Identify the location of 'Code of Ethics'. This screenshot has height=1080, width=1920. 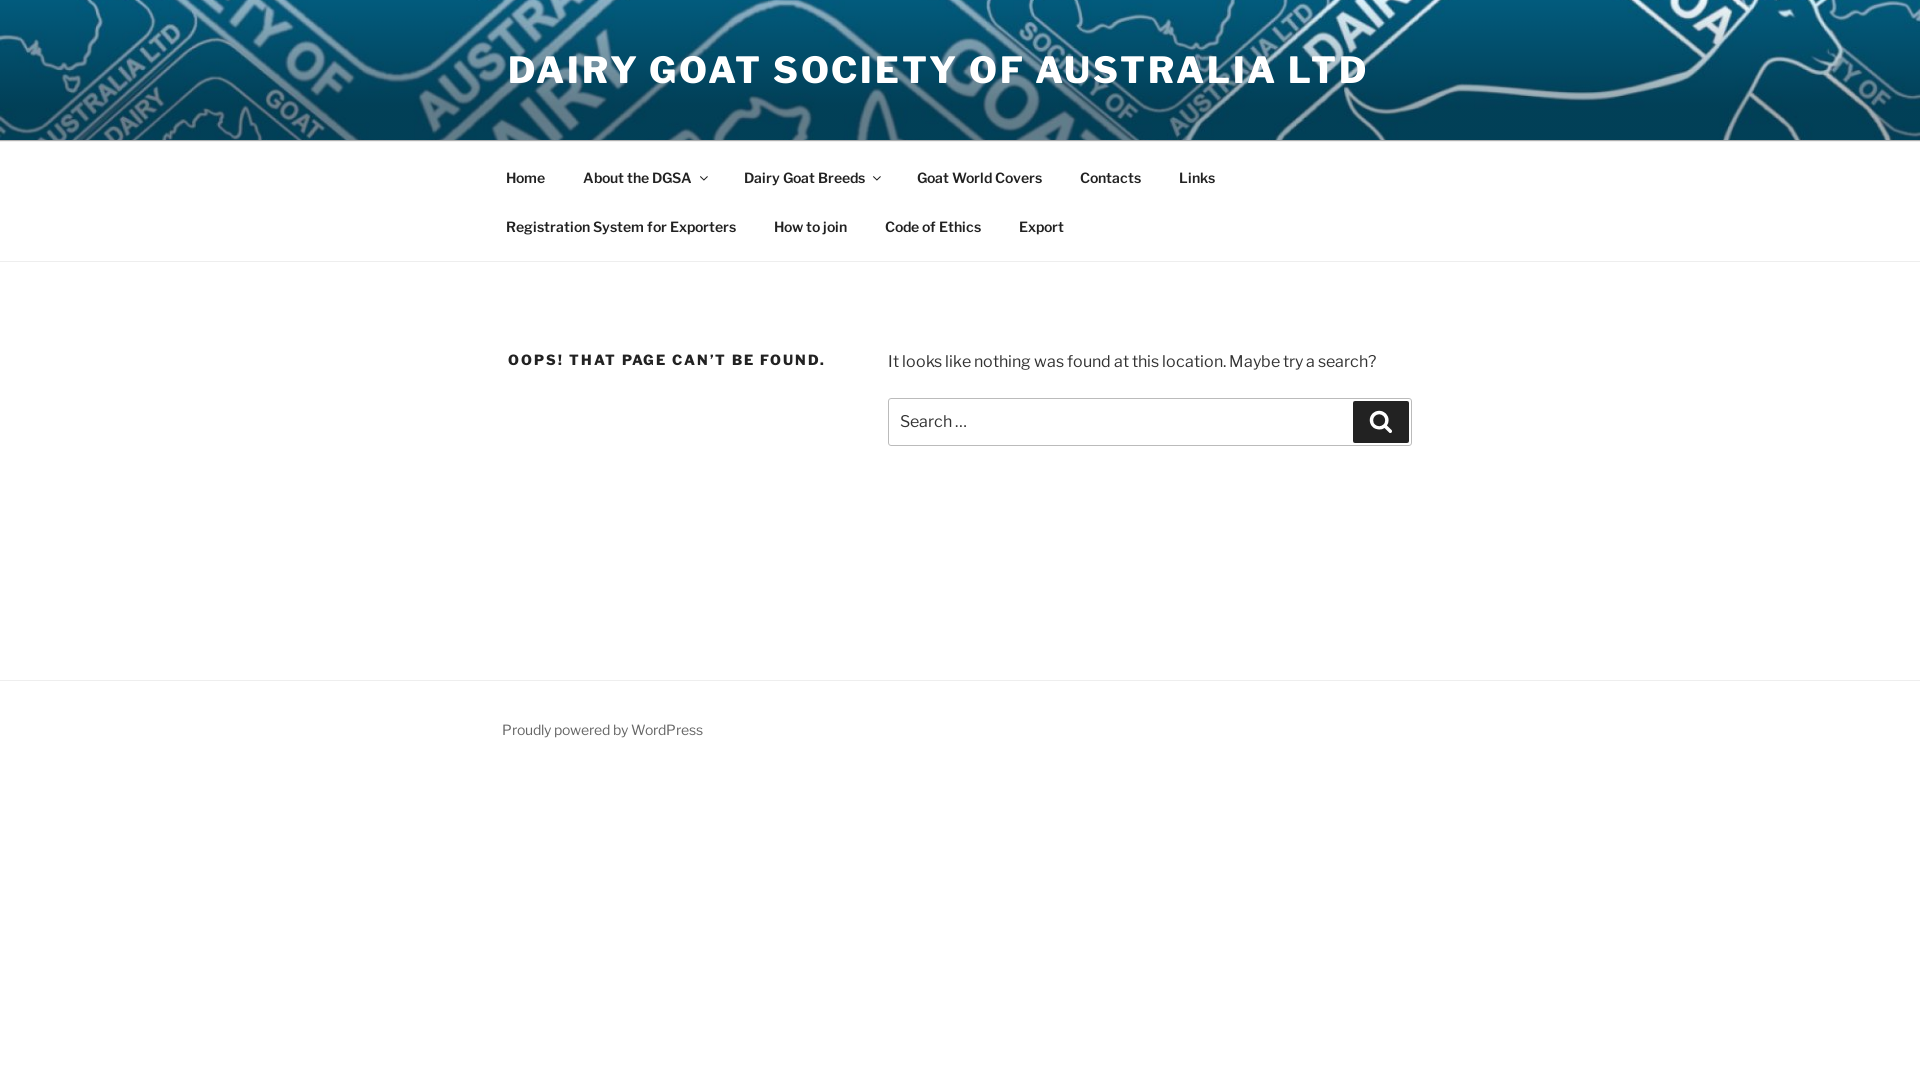
(931, 225).